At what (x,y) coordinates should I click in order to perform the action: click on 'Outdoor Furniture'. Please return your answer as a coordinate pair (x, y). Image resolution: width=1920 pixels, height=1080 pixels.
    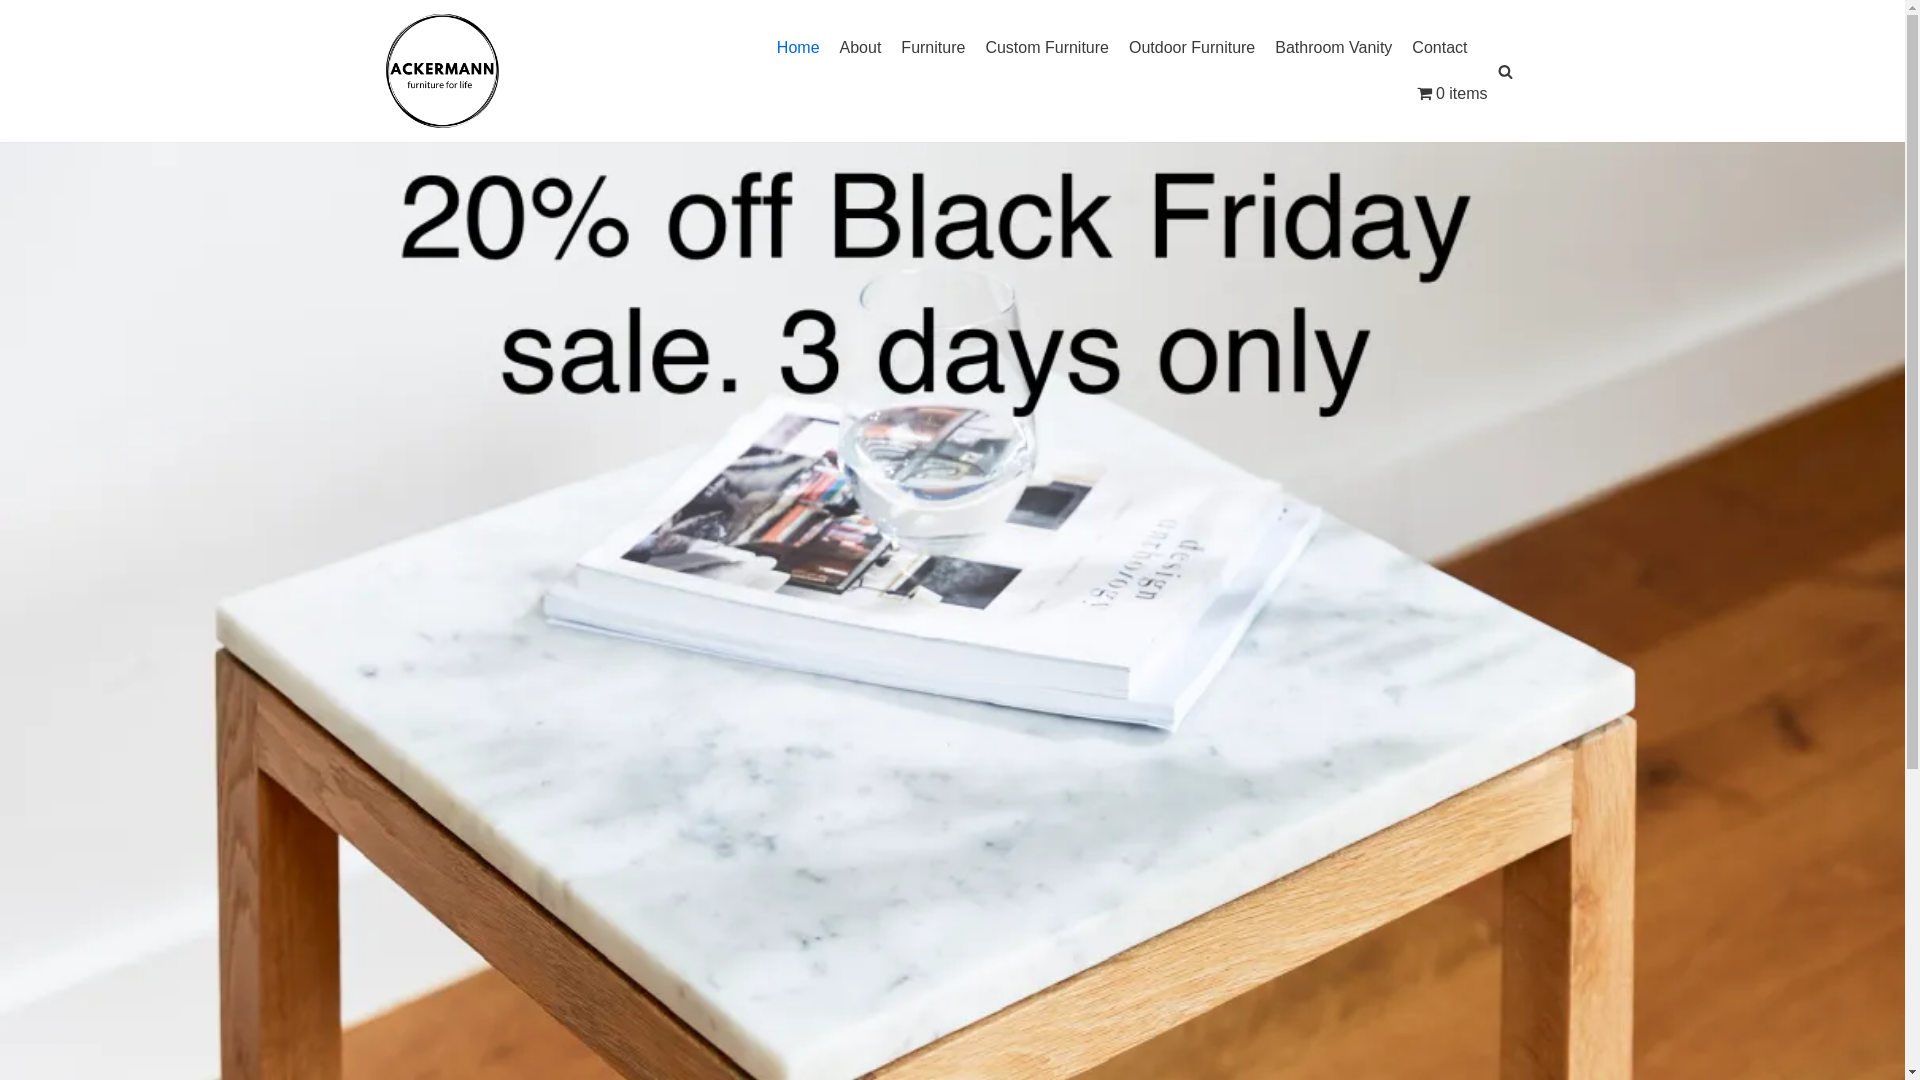
    Looking at the image, I should click on (1191, 46).